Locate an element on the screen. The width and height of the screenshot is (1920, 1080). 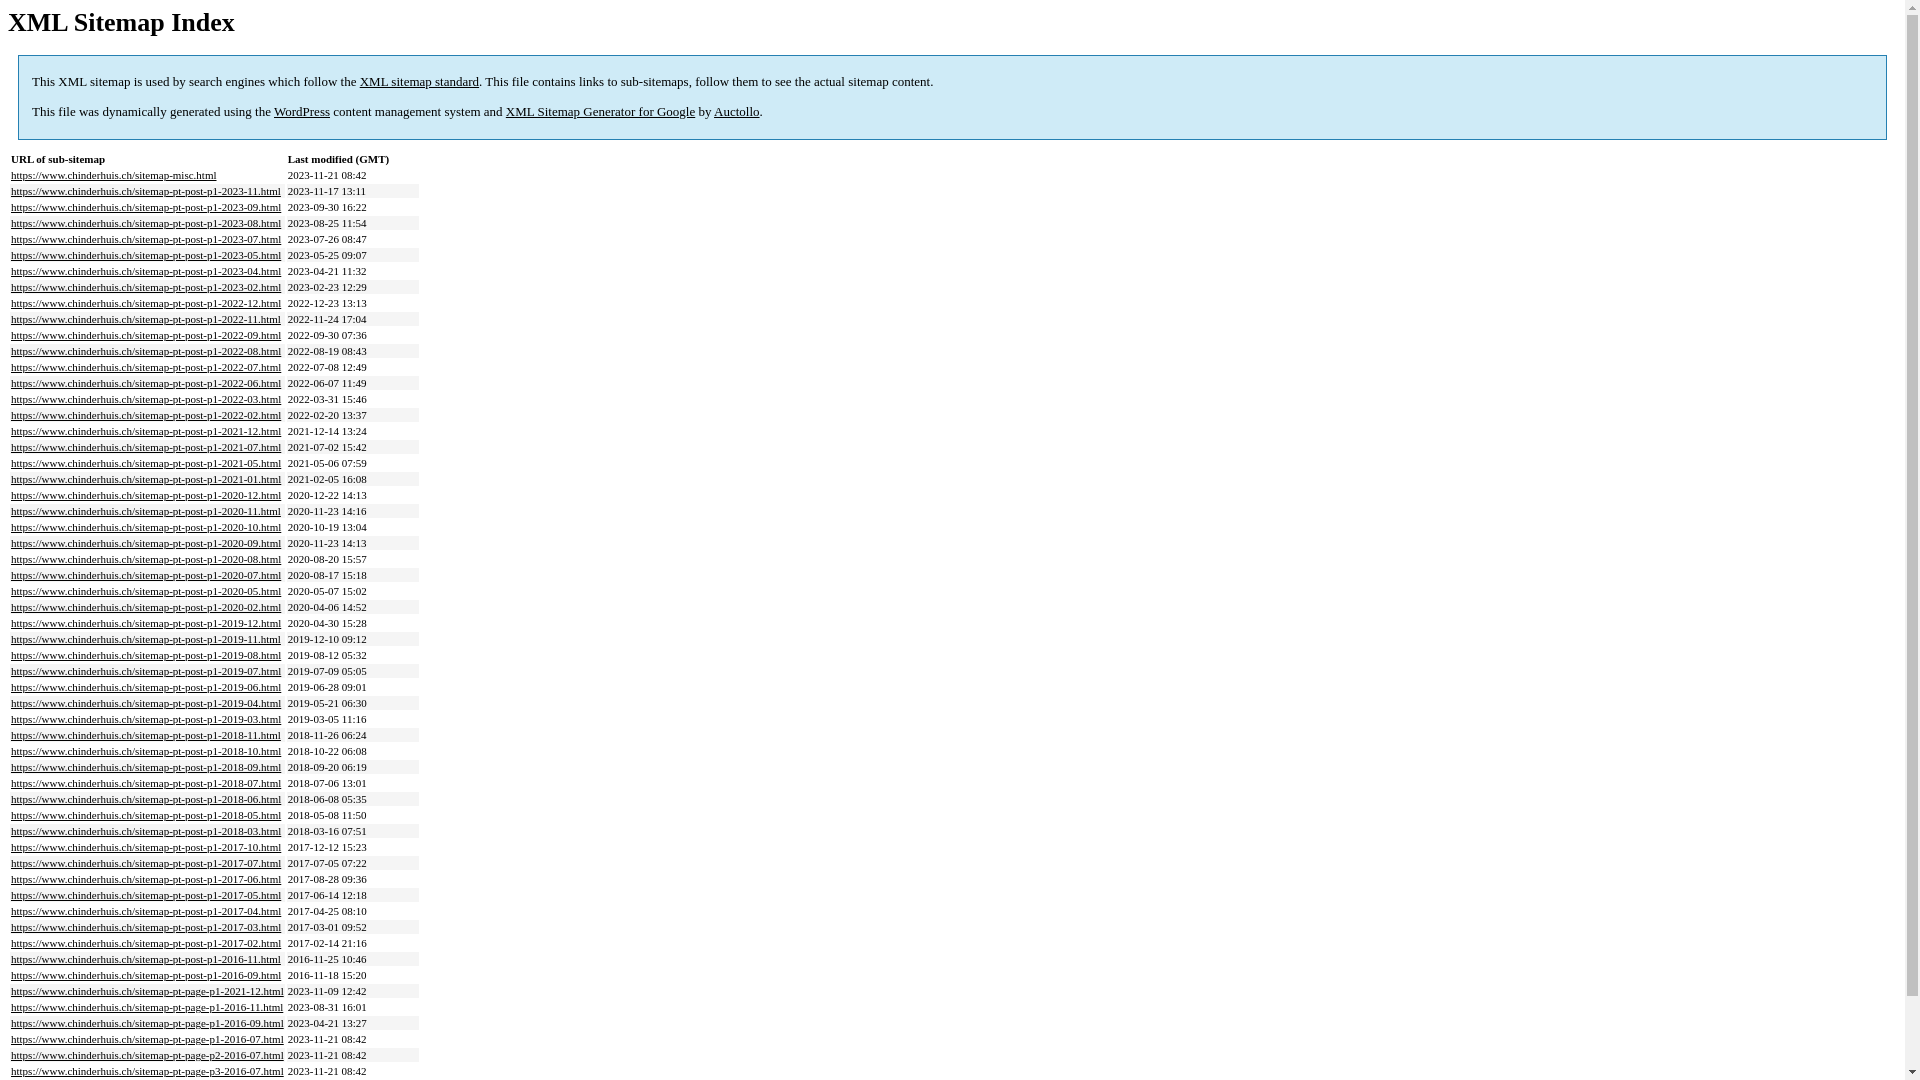
'Auctollo' is located at coordinates (736, 111).